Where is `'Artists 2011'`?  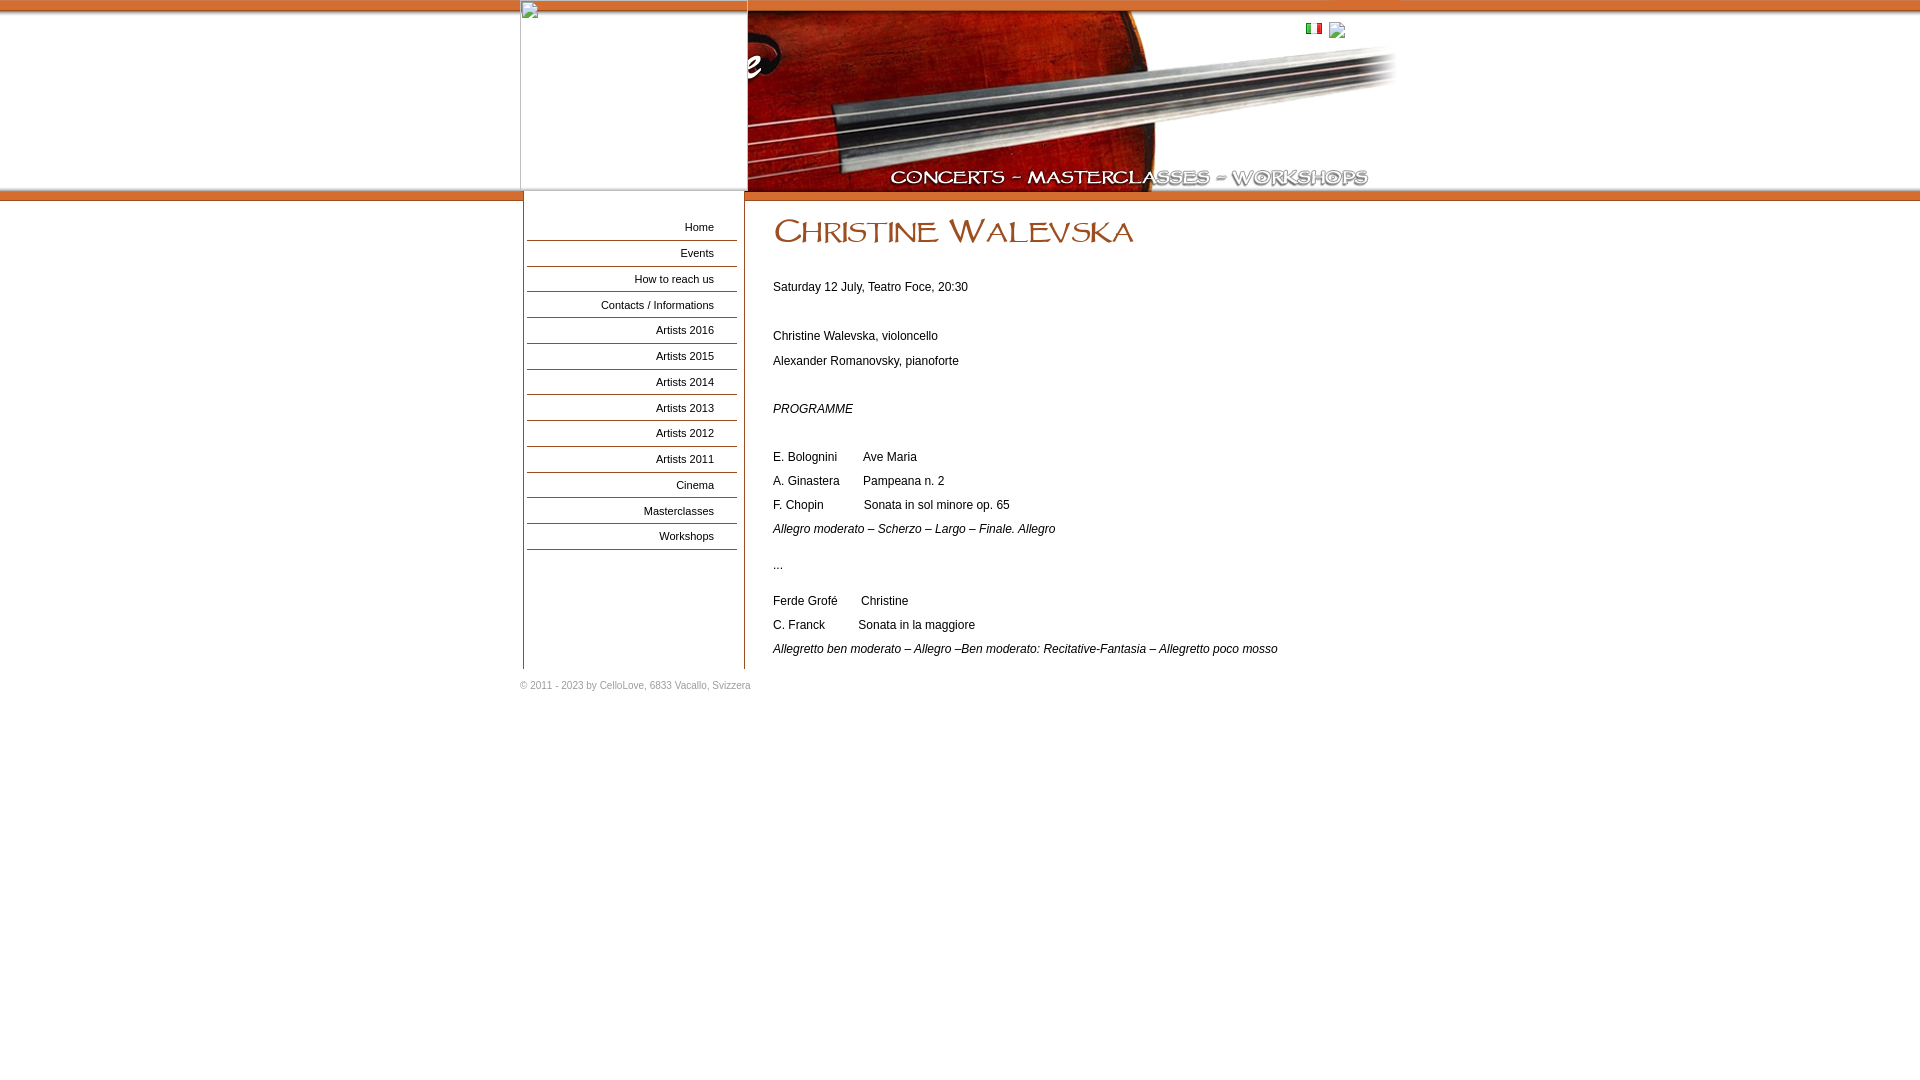
'Artists 2011' is located at coordinates (527, 459).